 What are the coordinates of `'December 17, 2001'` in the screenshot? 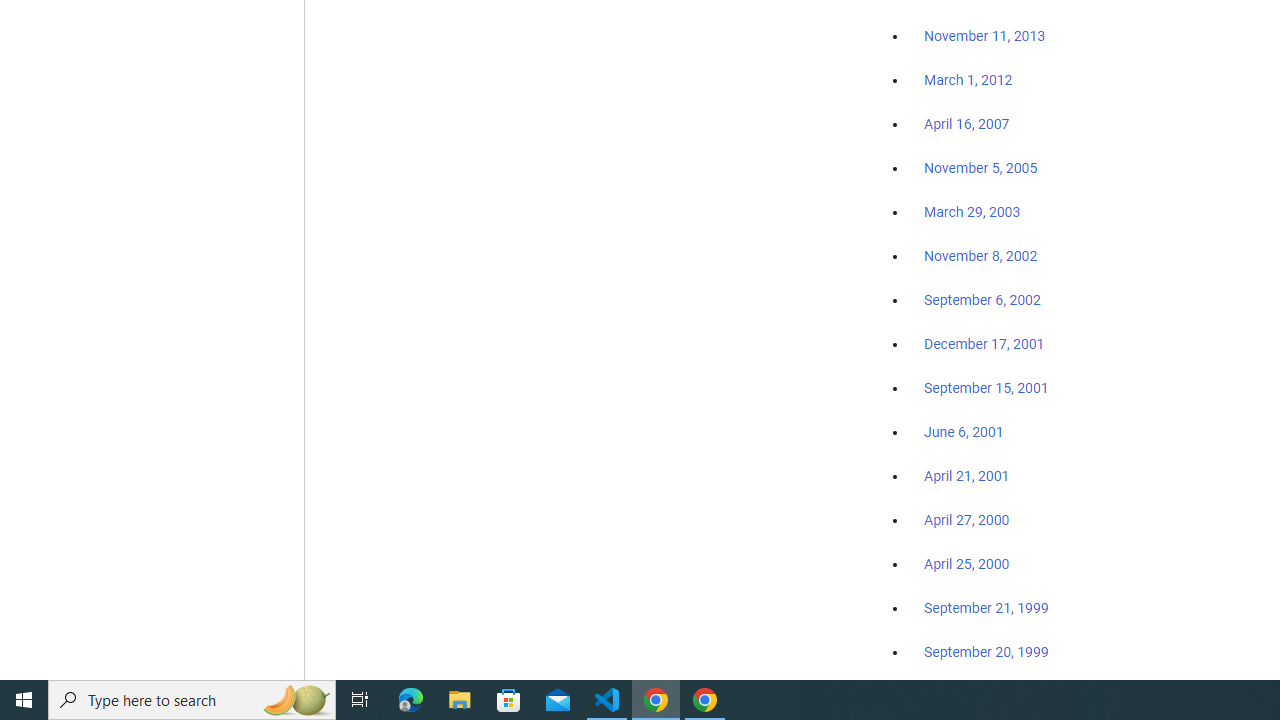 It's located at (984, 342).